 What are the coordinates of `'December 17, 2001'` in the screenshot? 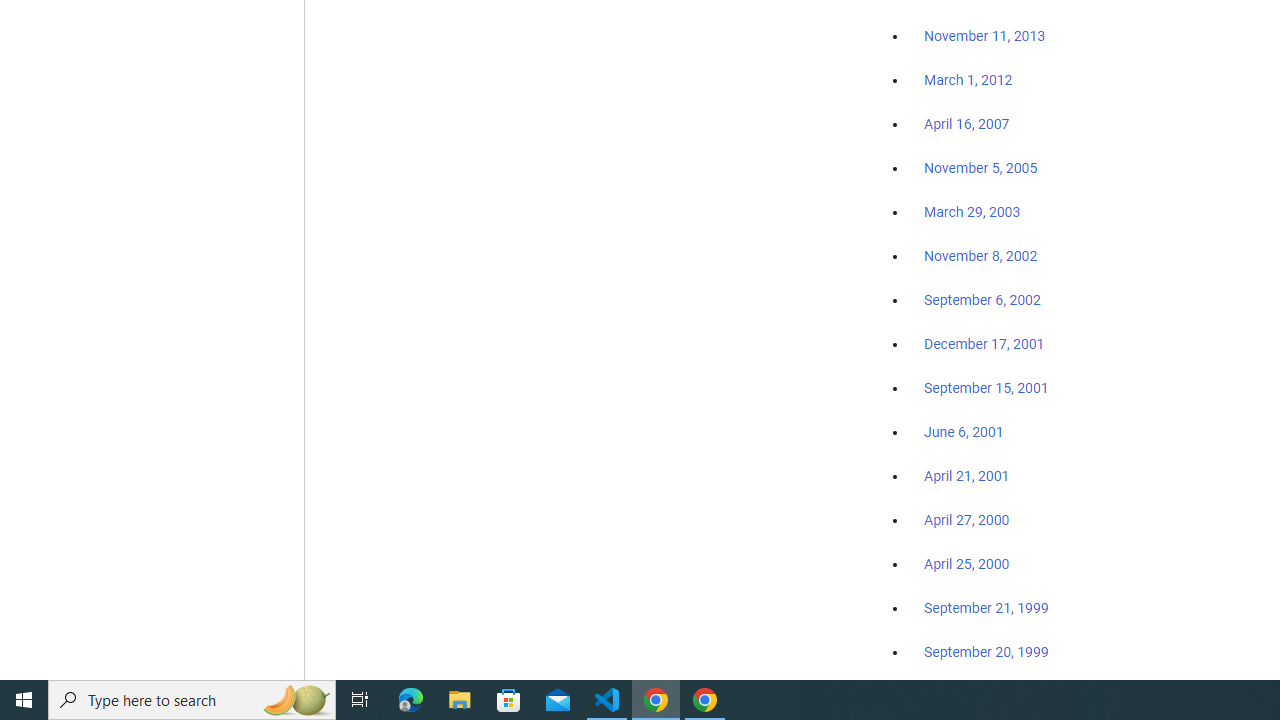 It's located at (984, 342).